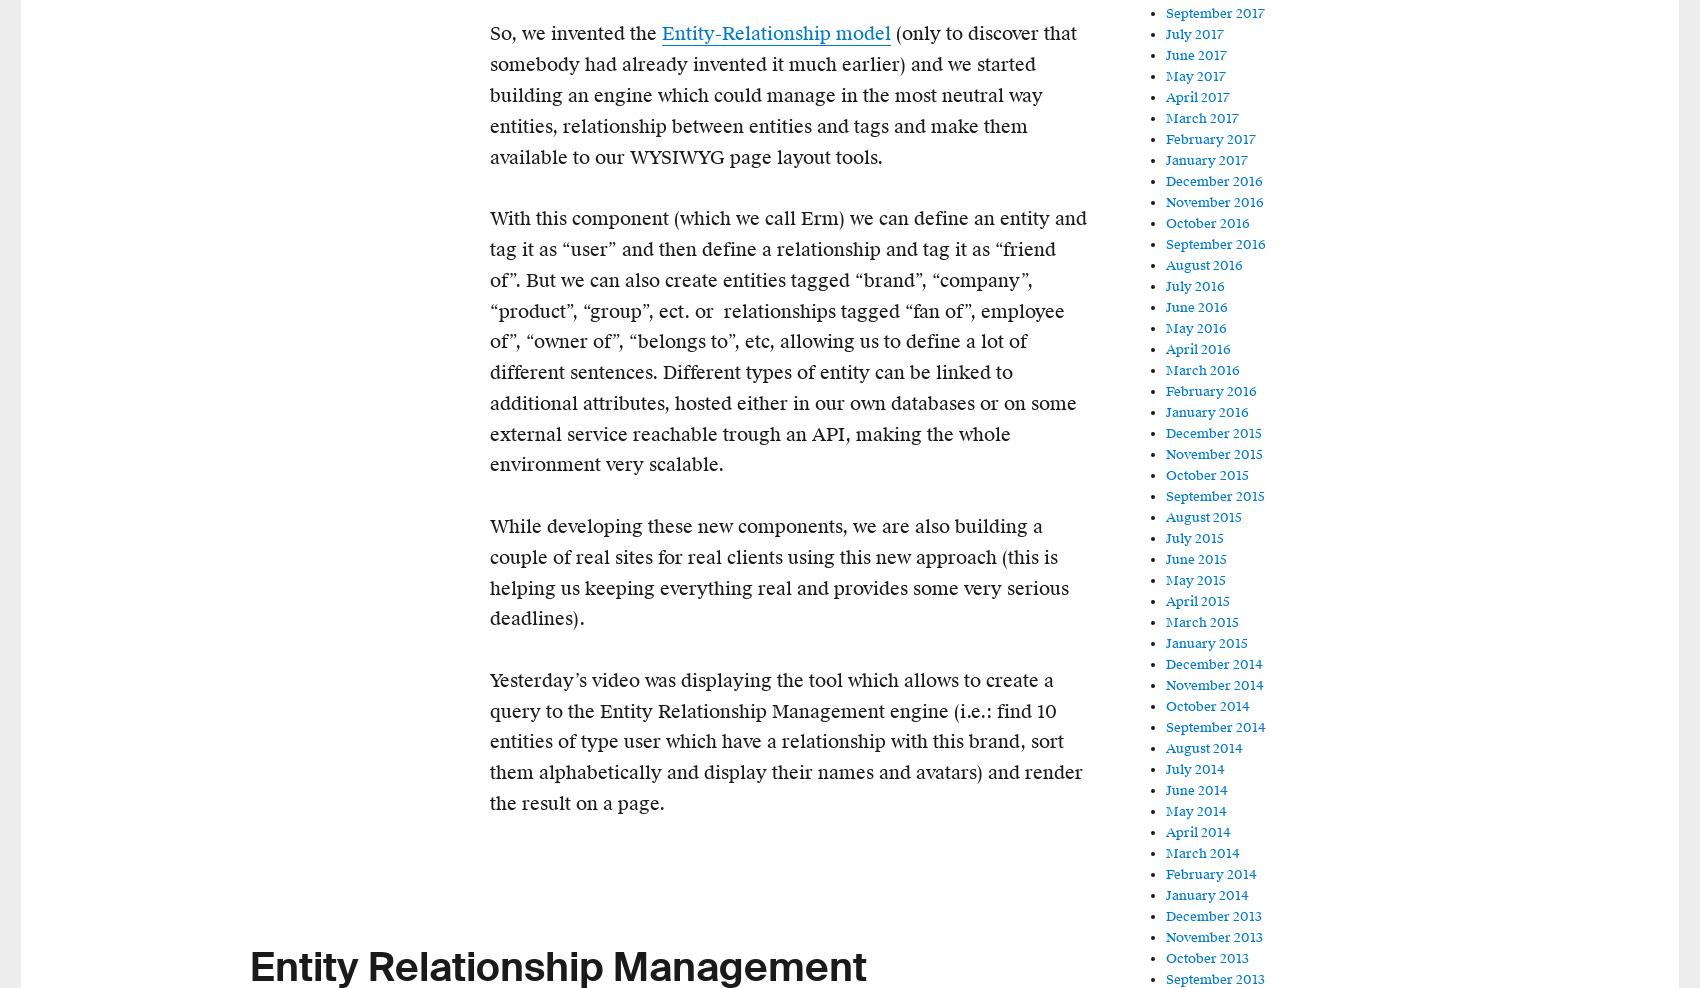  What do you see at coordinates (1194, 769) in the screenshot?
I see `'July 2014'` at bounding box center [1194, 769].